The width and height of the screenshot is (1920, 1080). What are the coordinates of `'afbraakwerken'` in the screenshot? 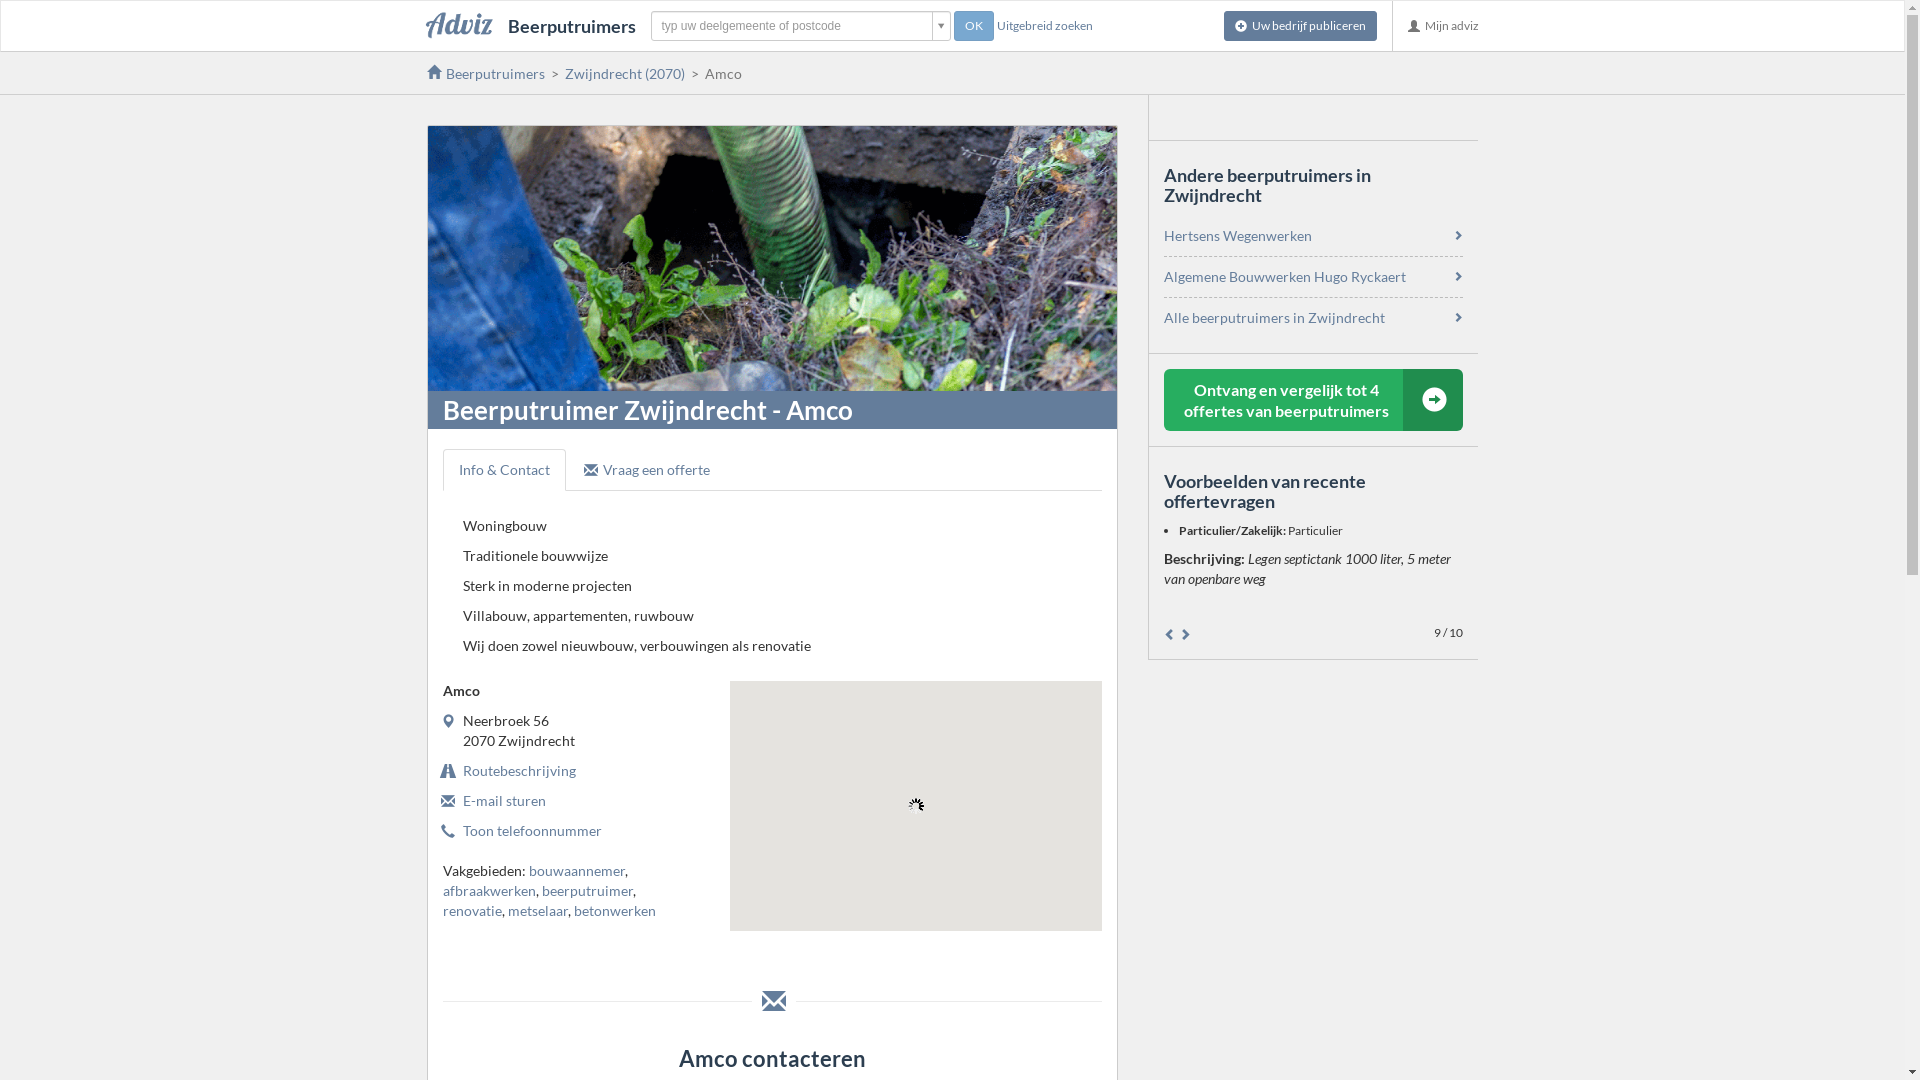 It's located at (488, 889).